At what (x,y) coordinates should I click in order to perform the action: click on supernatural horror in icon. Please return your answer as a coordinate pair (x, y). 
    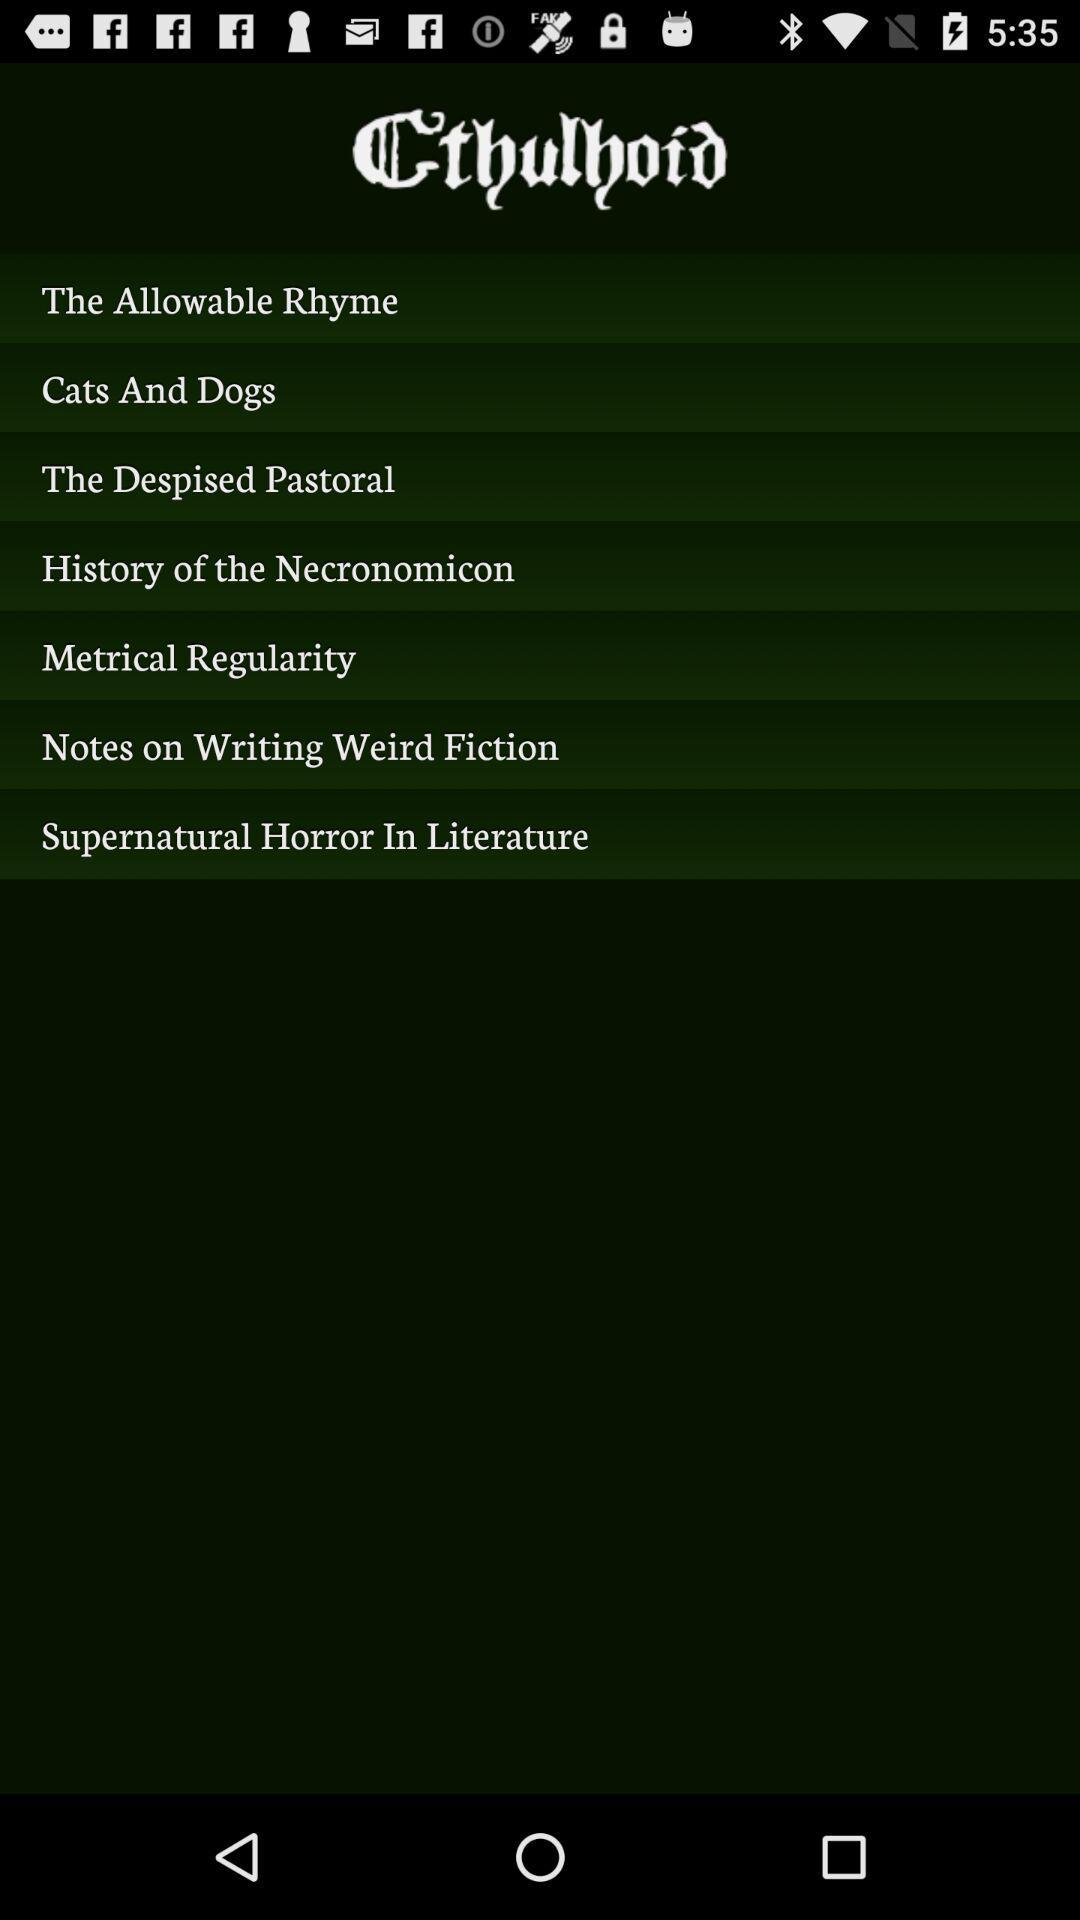
    Looking at the image, I should click on (540, 834).